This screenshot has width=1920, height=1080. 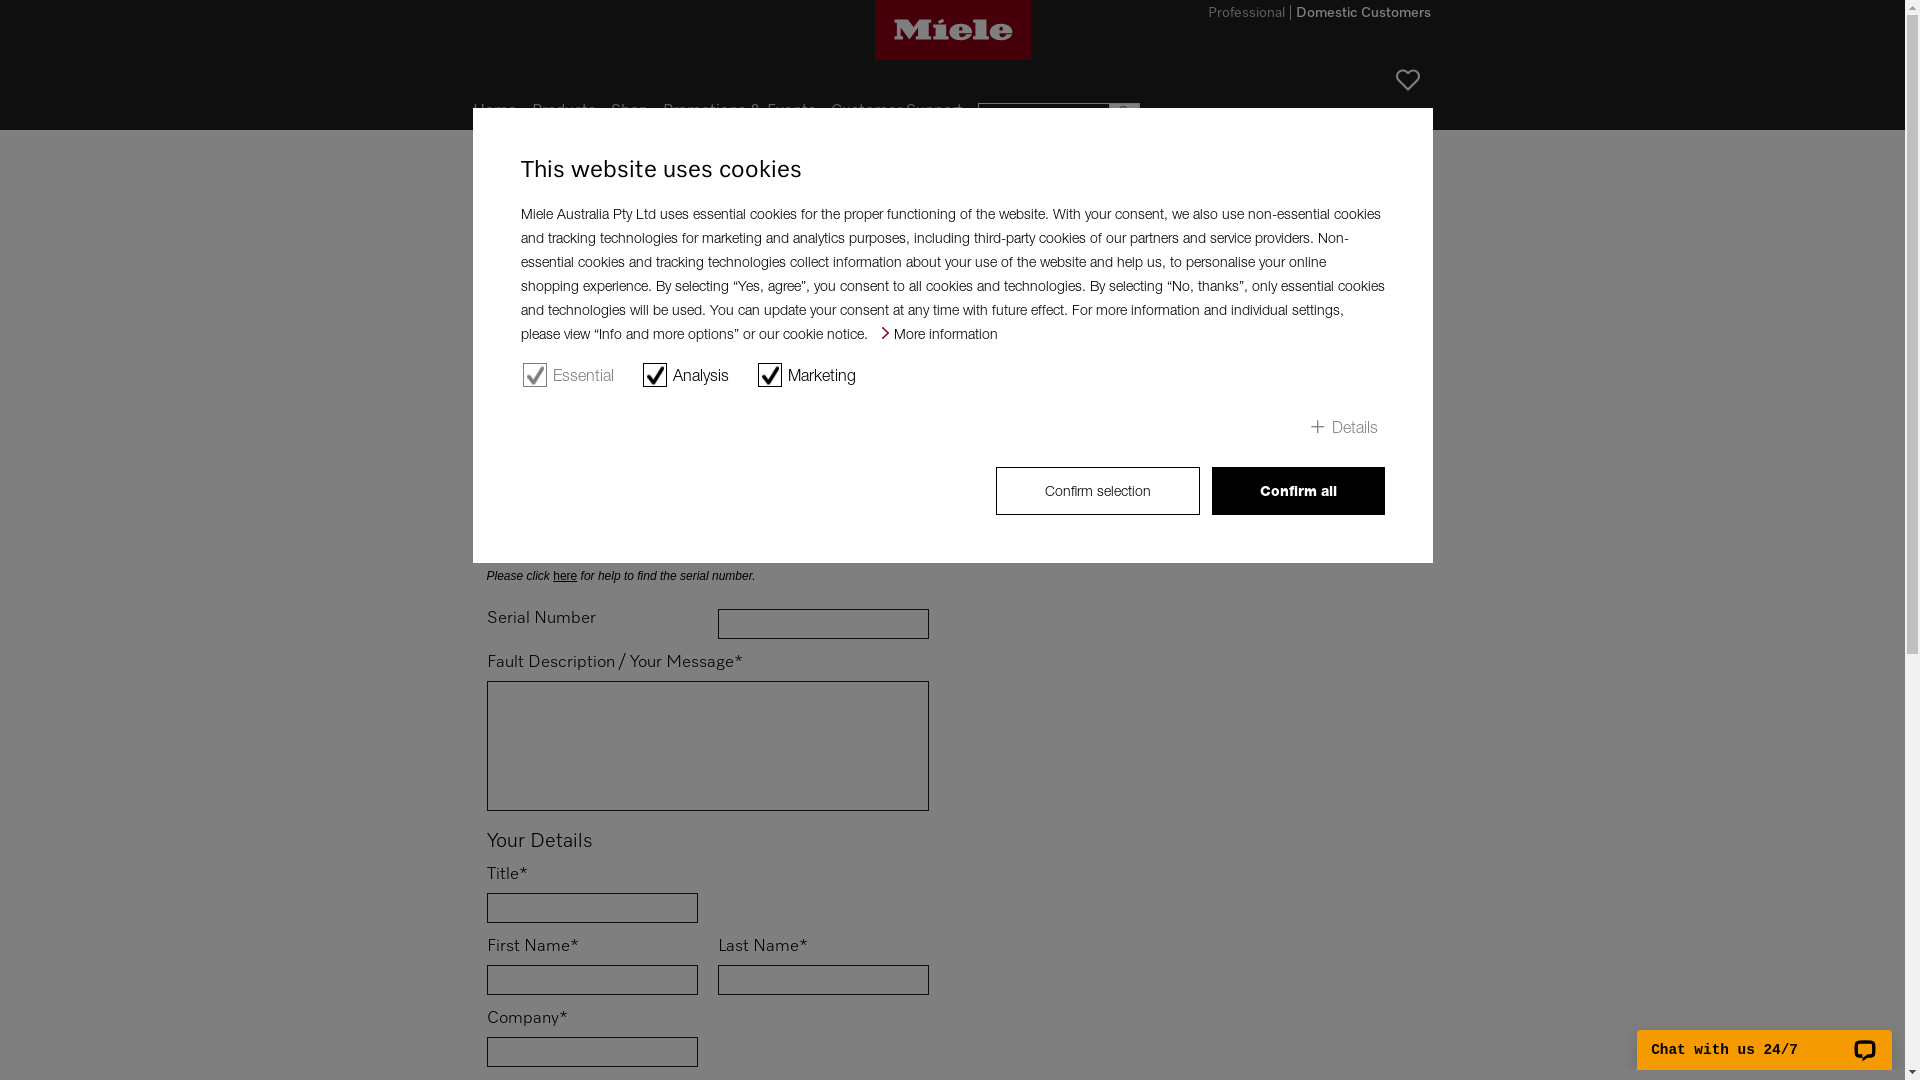 I want to click on 'Confirm all', so click(x=1298, y=490).